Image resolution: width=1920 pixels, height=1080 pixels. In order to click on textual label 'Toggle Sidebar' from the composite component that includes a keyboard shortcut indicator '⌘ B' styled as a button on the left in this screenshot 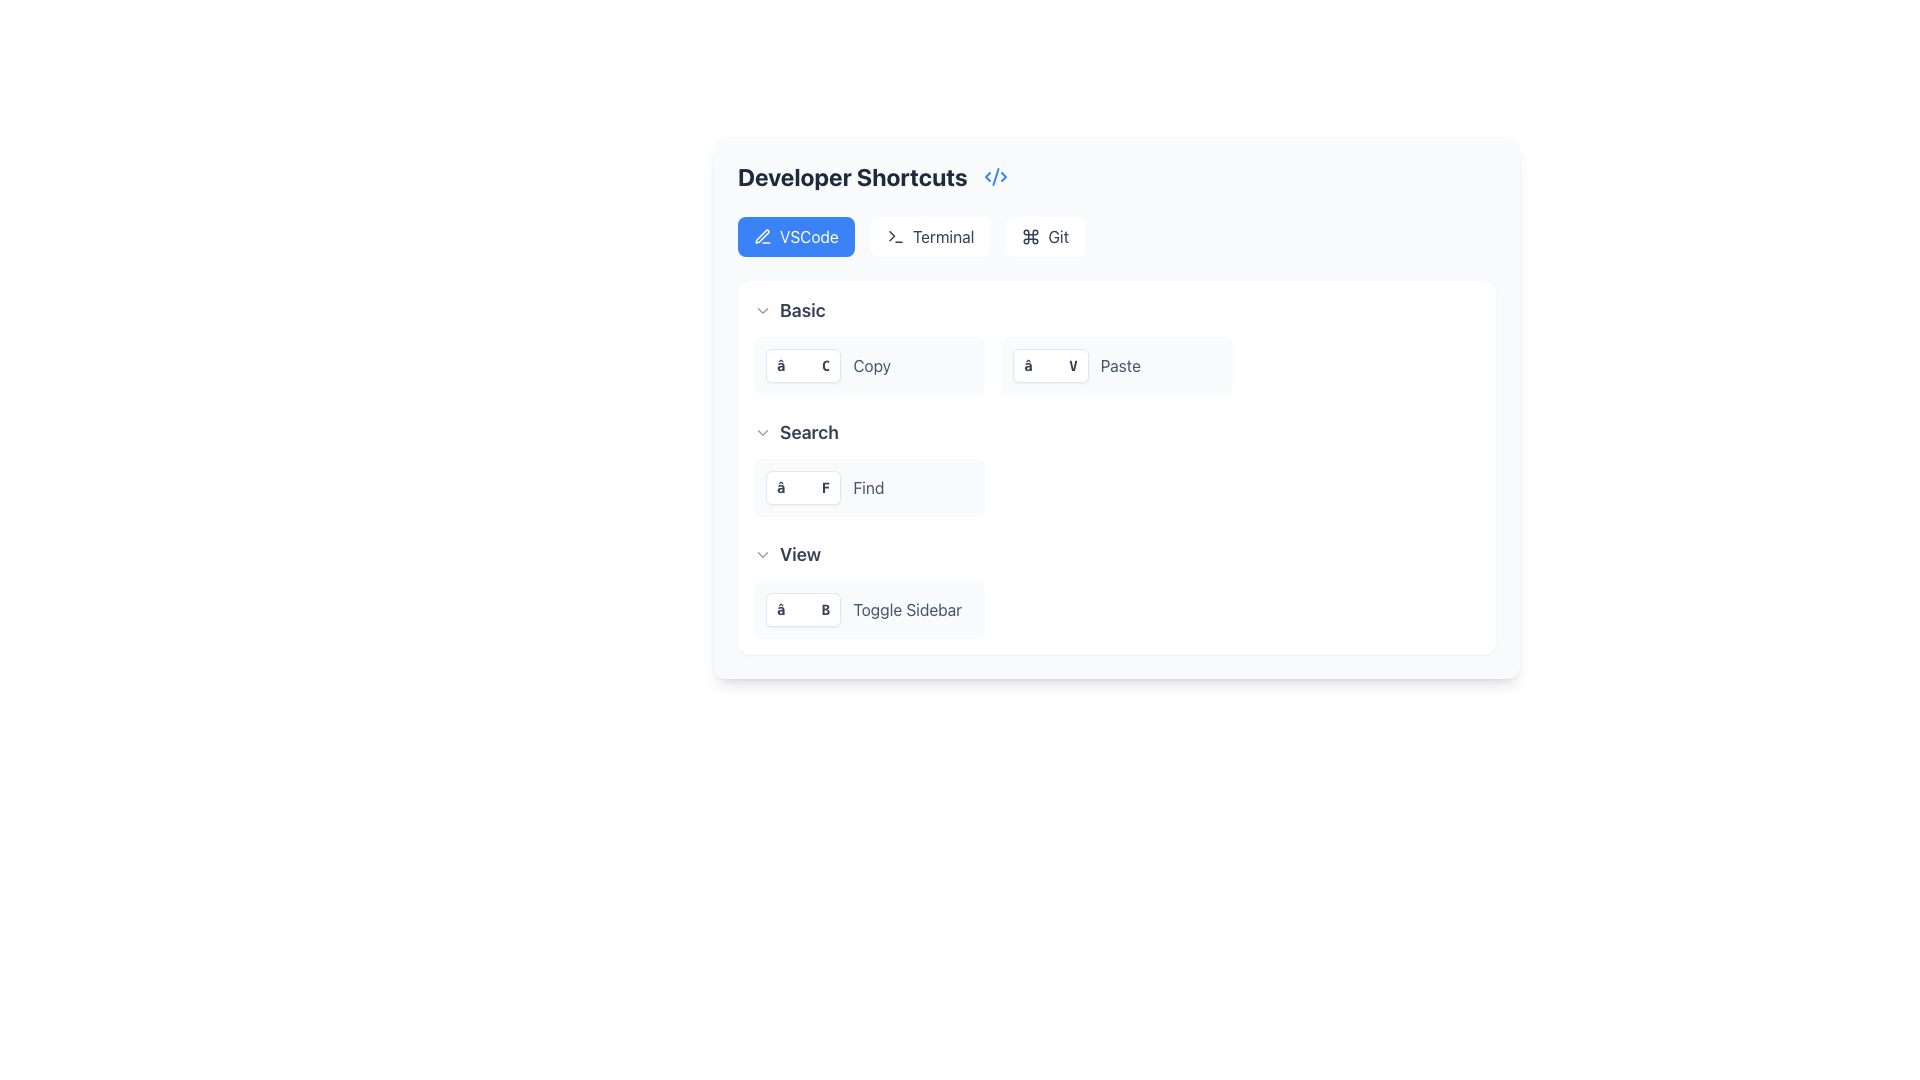, I will do `click(869, 608)`.